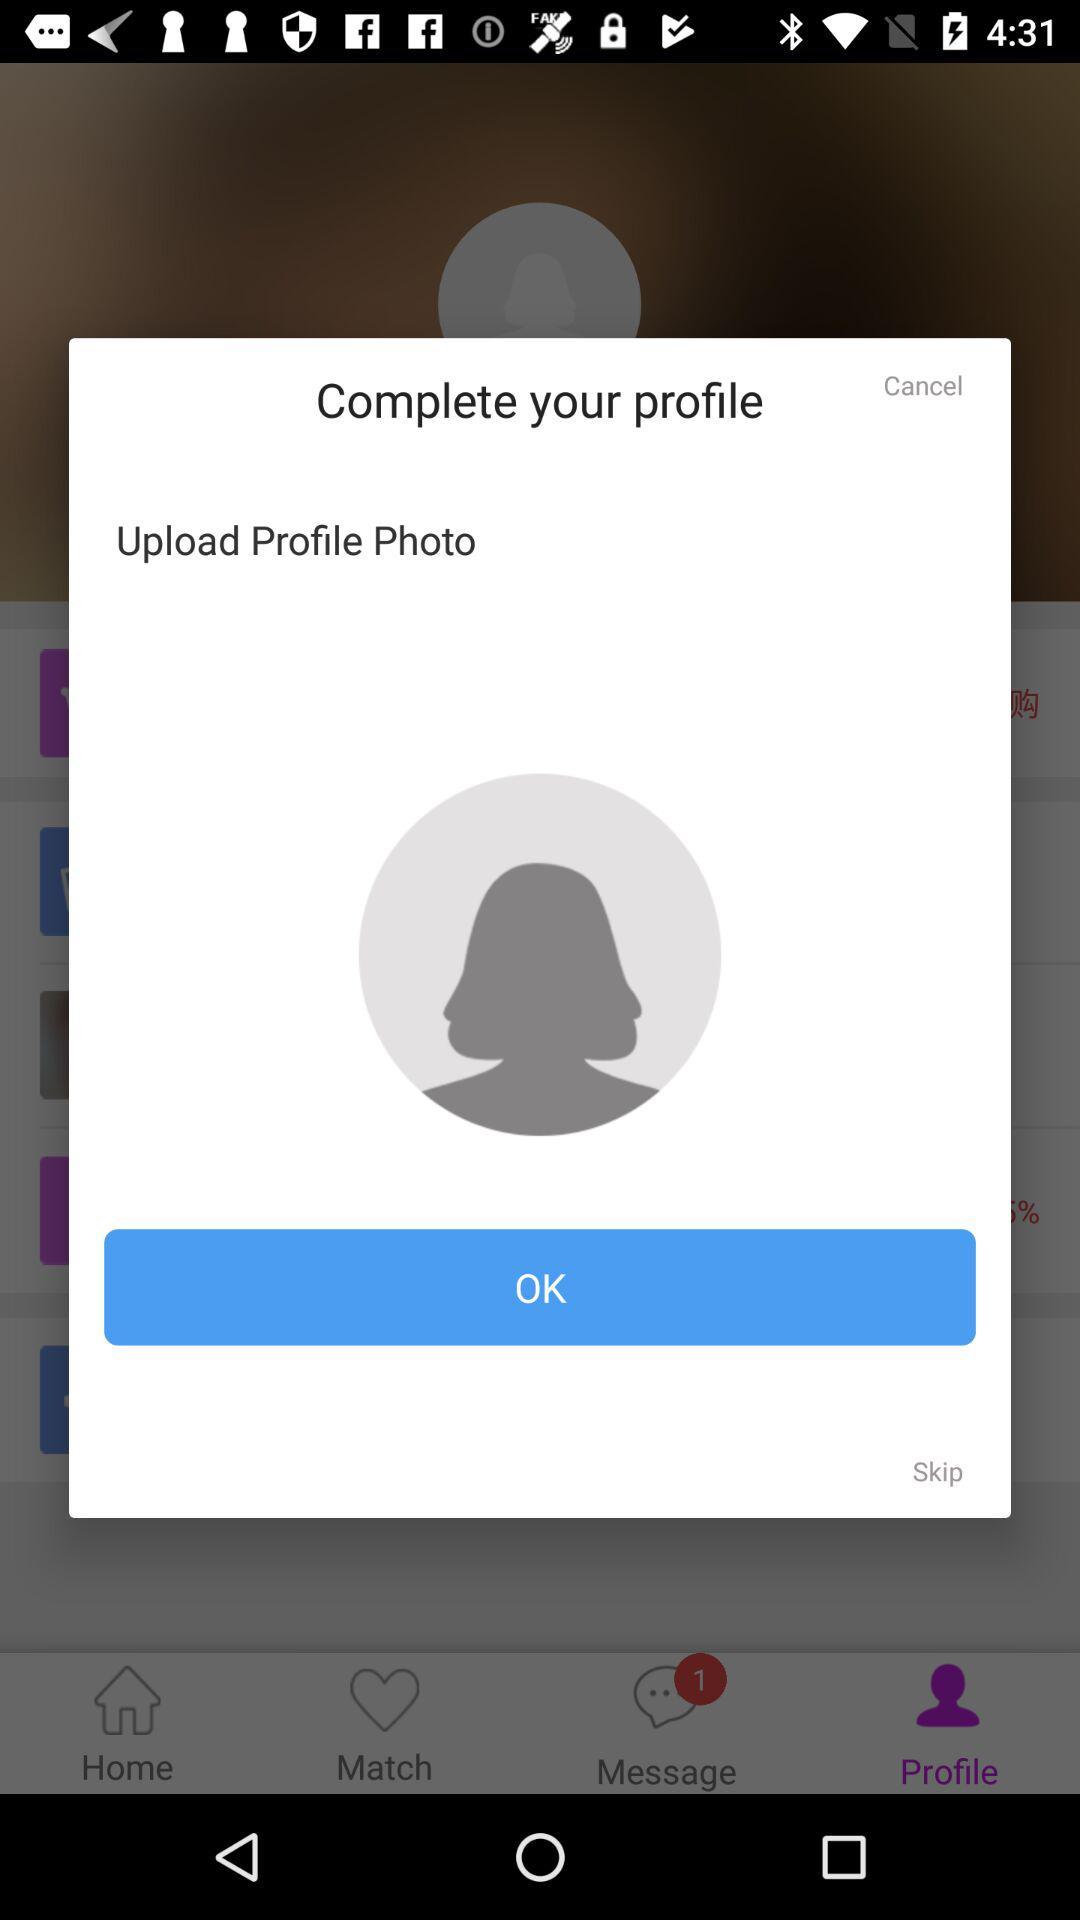 The width and height of the screenshot is (1080, 1920). What do you see at coordinates (938, 1471) in the screenshot?
I see `icon below the ok item` at bounding box center [938, 1471].